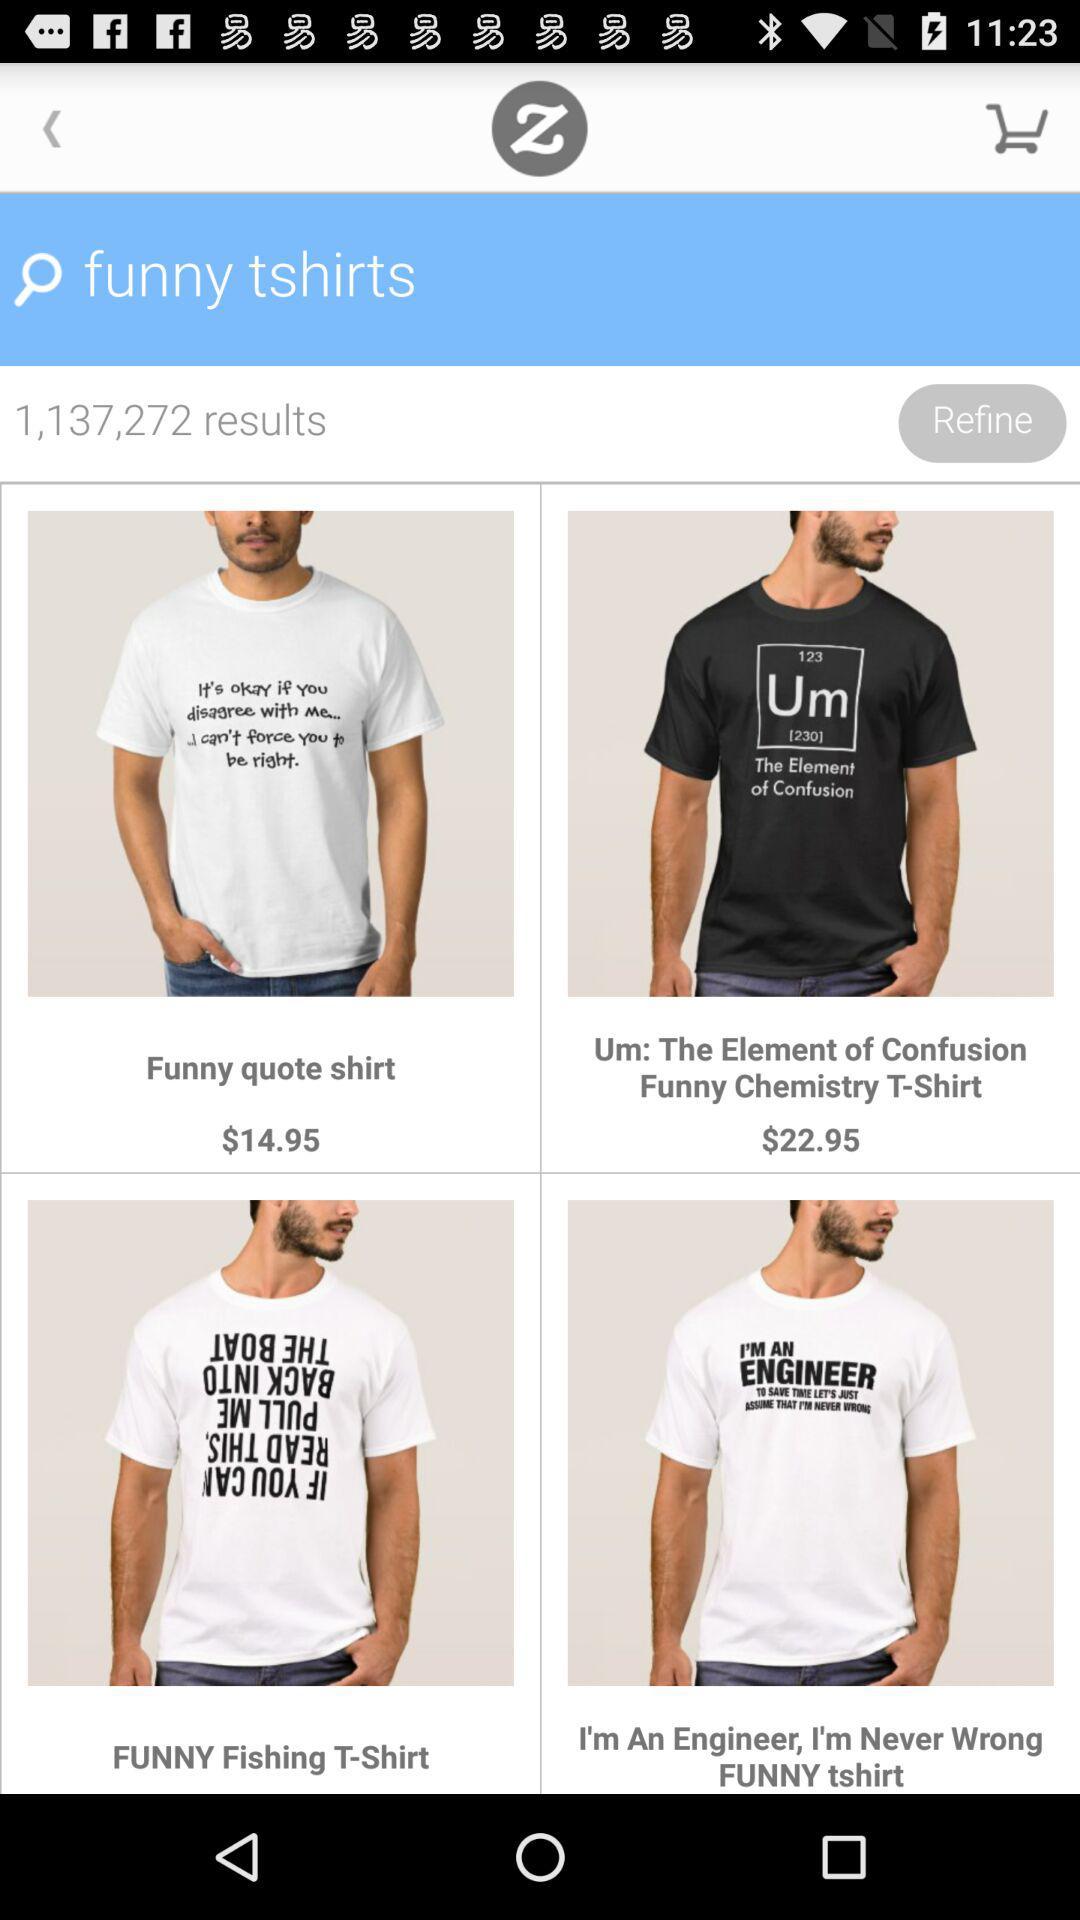 This screenshot has width=1080, height=1920. I want to click on refine, so click(981, 422).